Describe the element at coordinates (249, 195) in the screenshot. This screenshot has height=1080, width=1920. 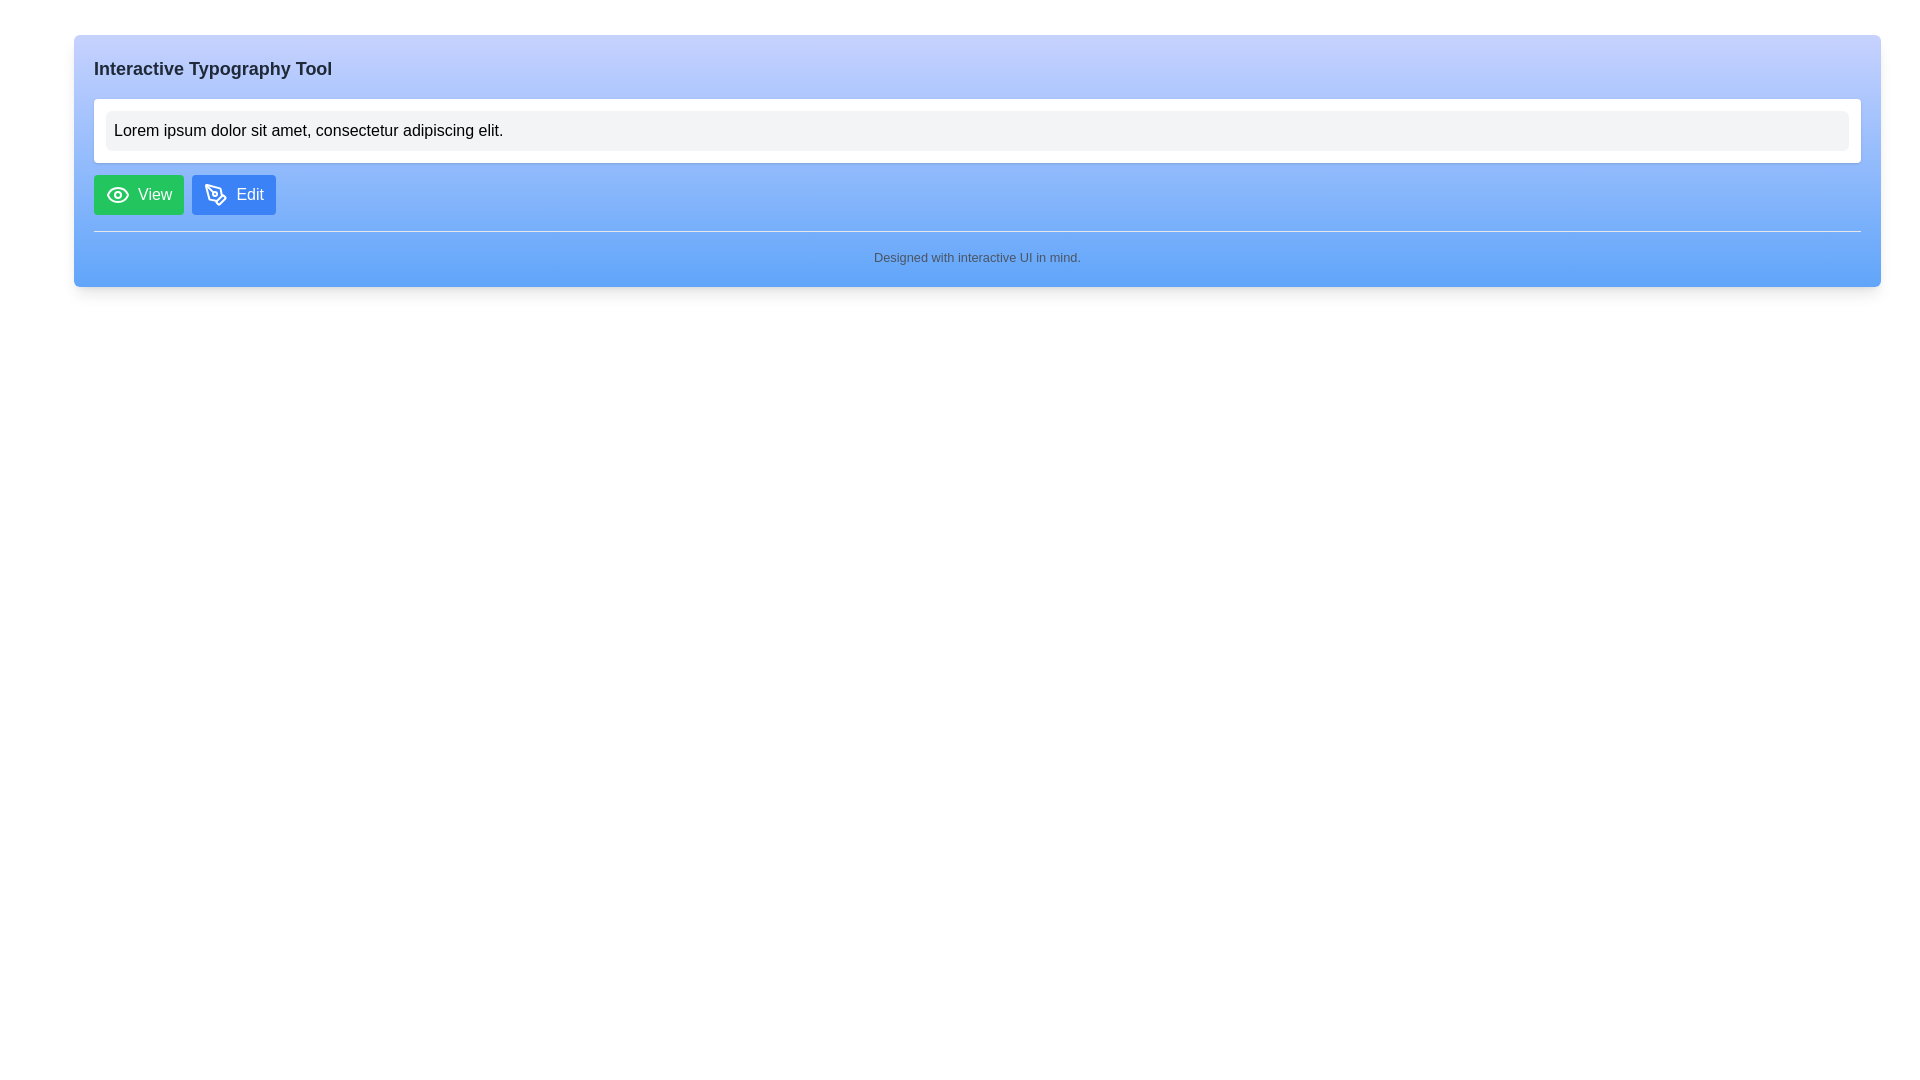
I see `text content of the 'Edit' label which is styled with white text on a blue background and is part of a button with rounded corners` at that location.